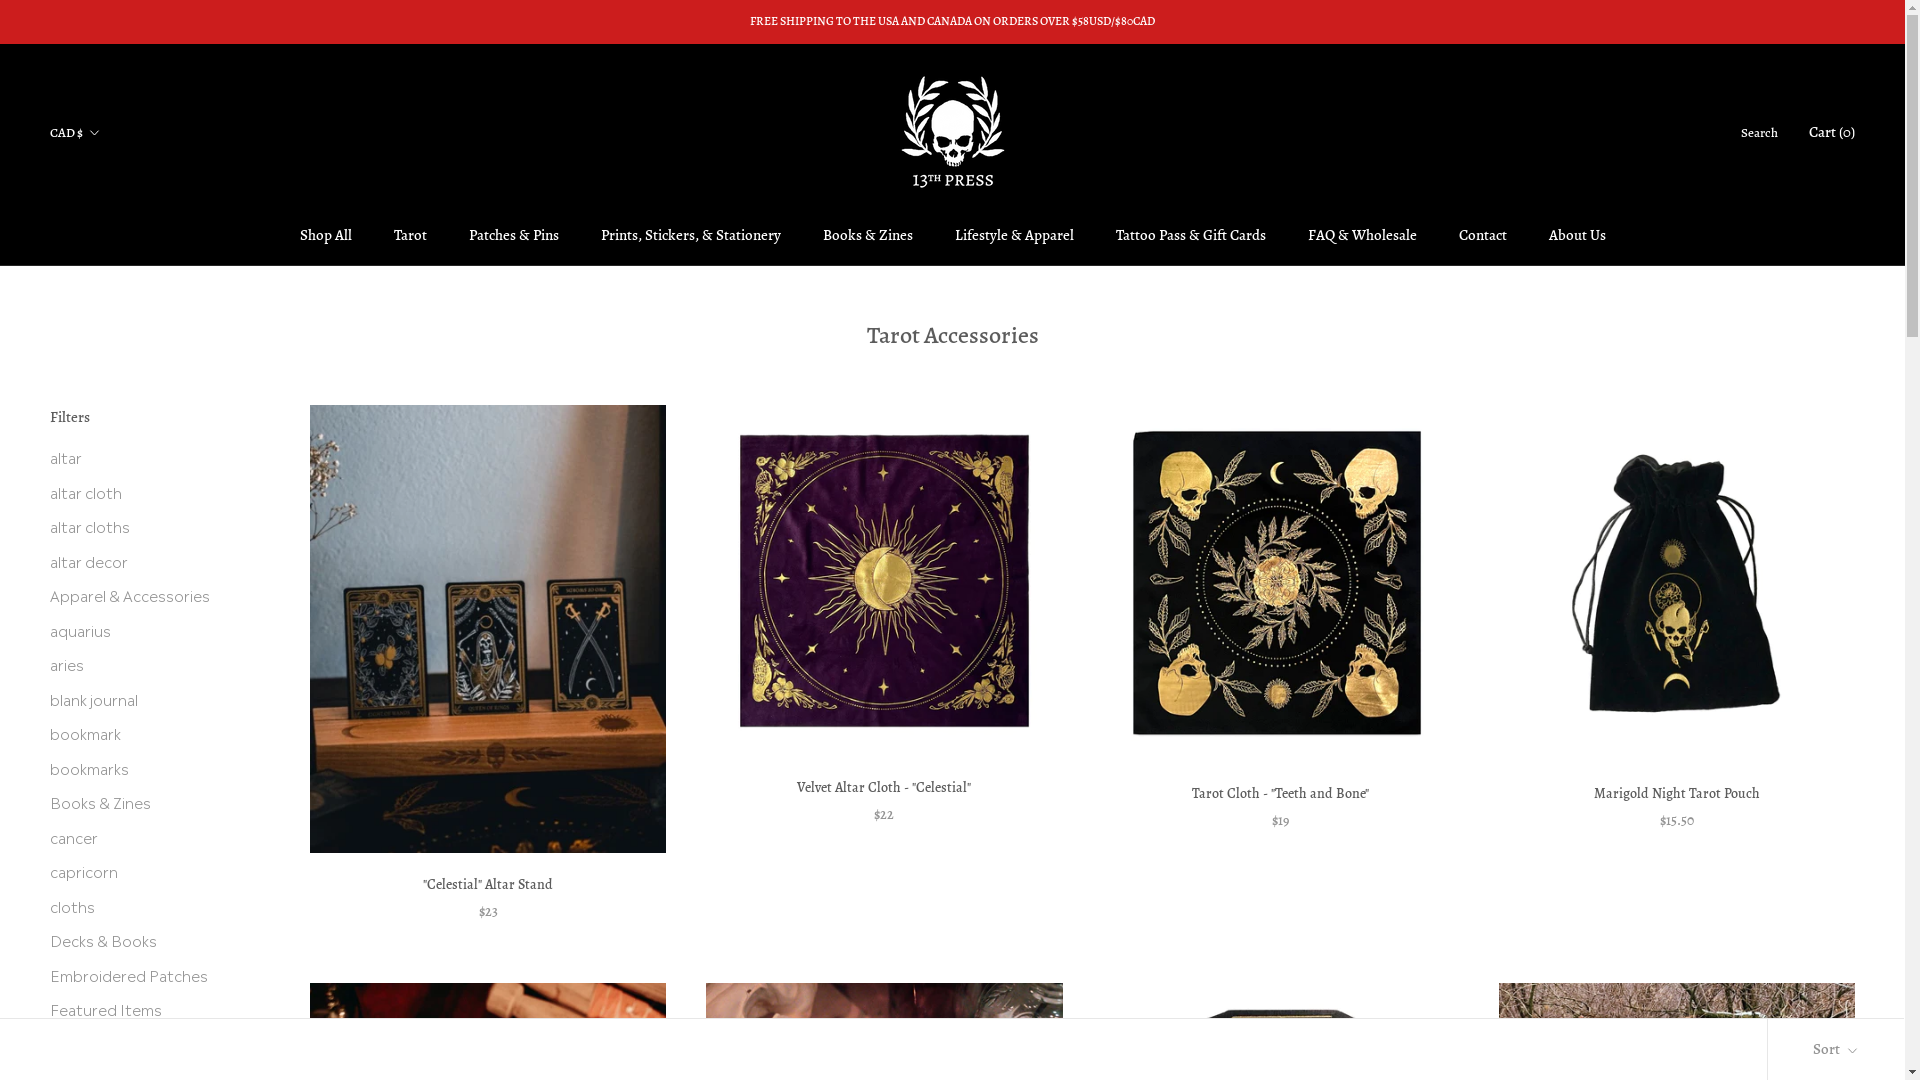  I want to click on 'aries', so click(148, 664).